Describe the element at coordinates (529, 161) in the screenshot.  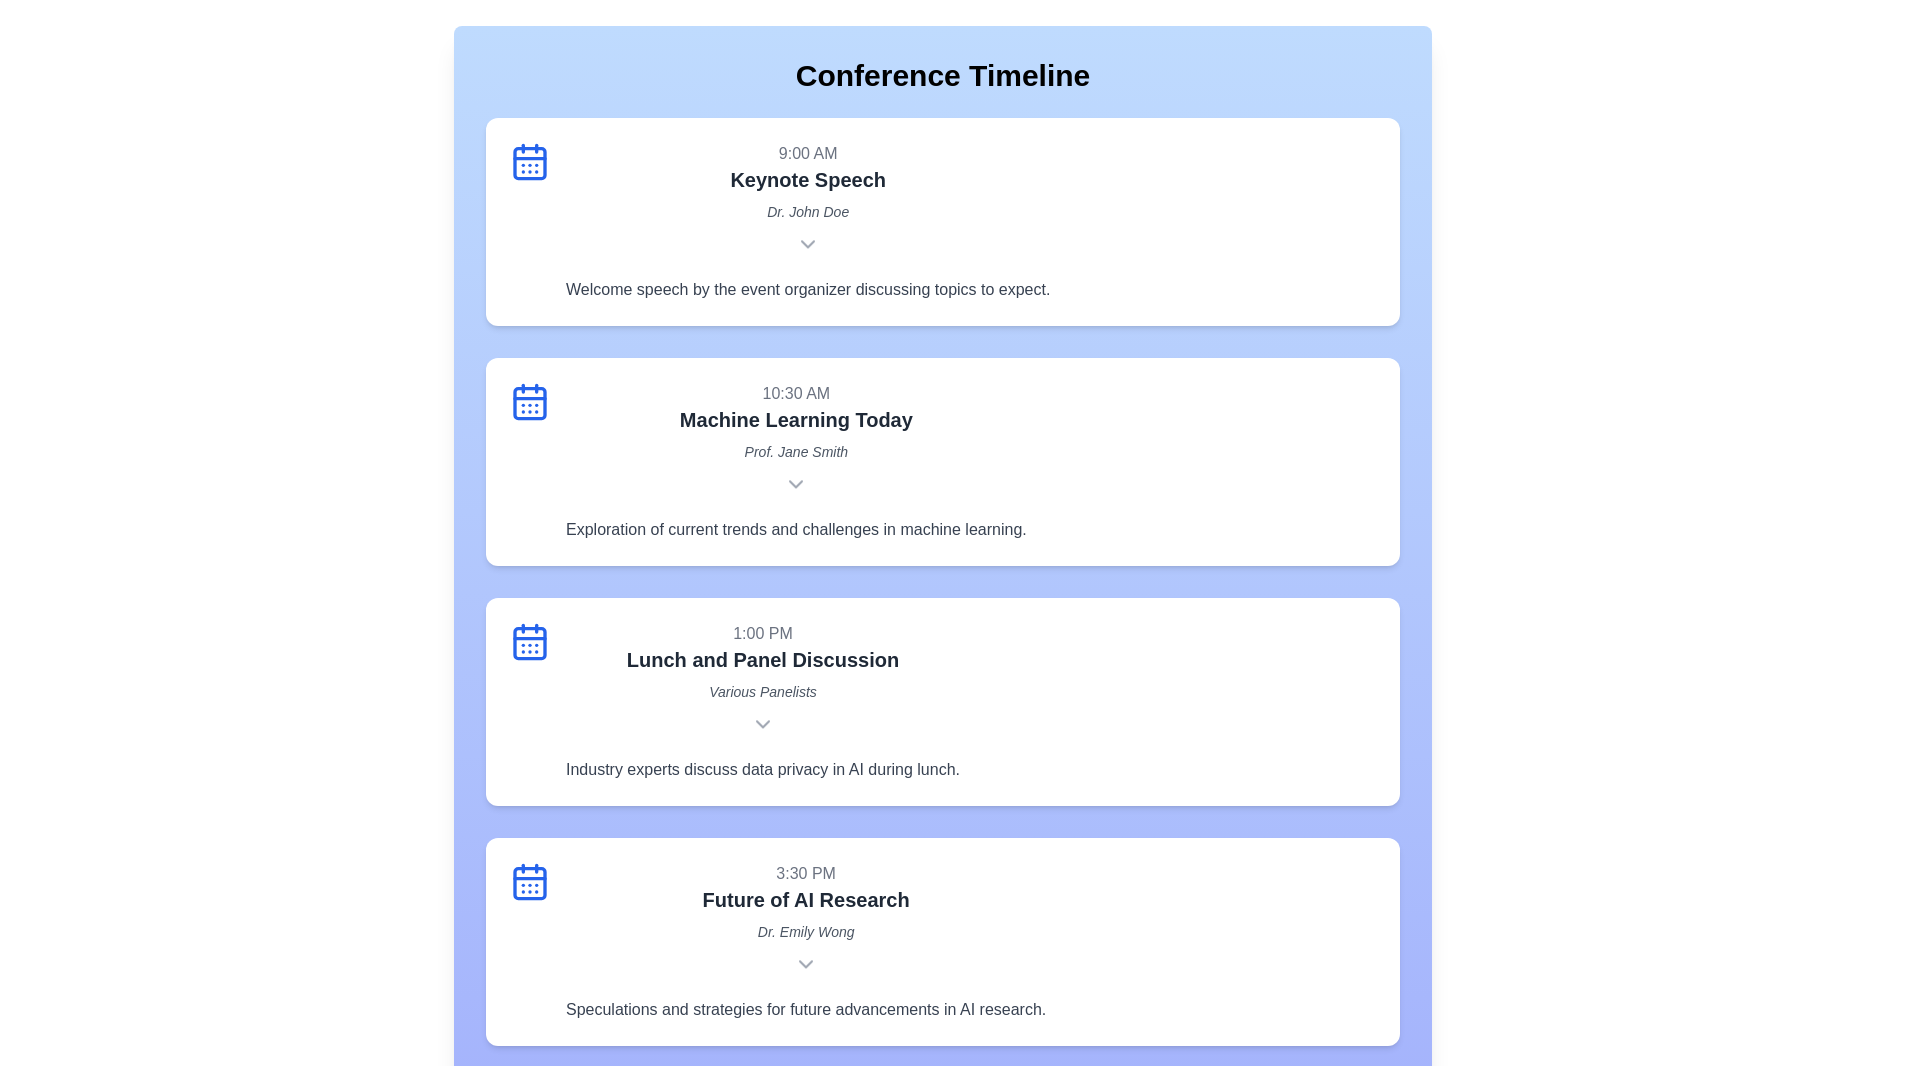
I see `the rectangular background shape with rounded corners that serves as the main body of the calendar icon in the top-left corner of the 'Keynote Speech' card in the 'Conference Timeline' interface` at that location.